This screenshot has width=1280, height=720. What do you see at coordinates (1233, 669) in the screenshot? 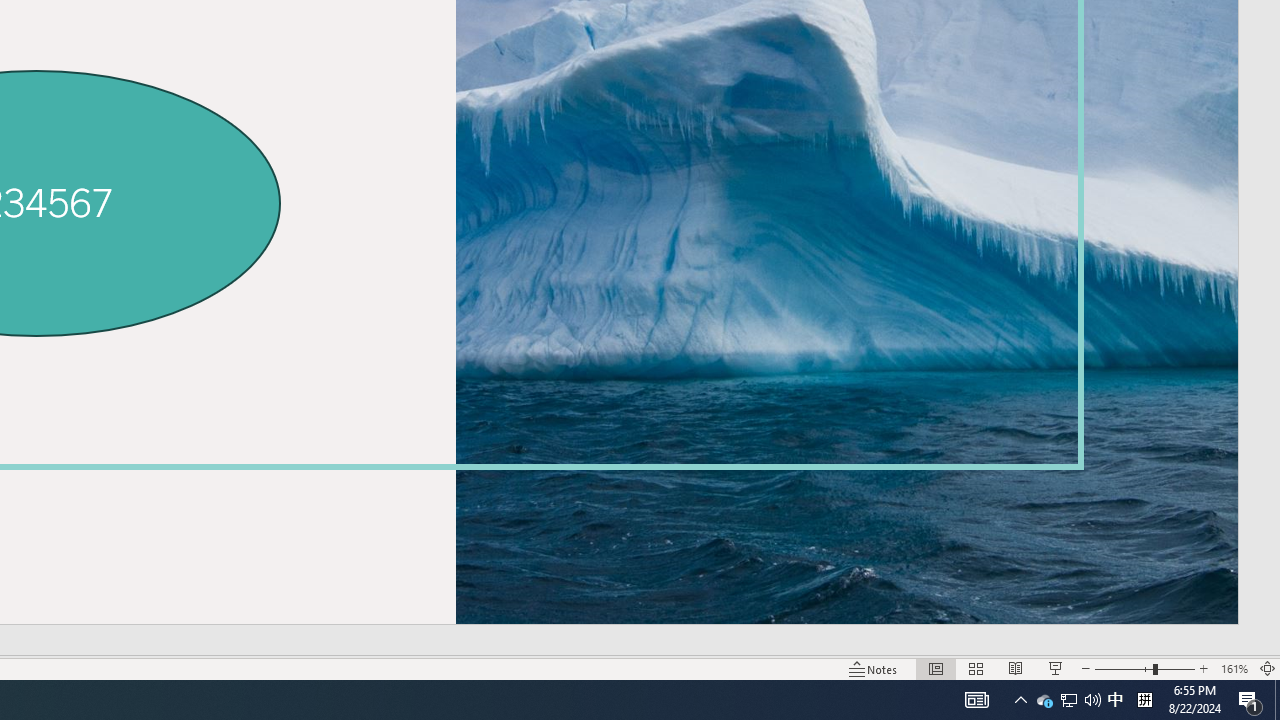
I see `'Zoom 161%'` at bounding box center [1233, 669].